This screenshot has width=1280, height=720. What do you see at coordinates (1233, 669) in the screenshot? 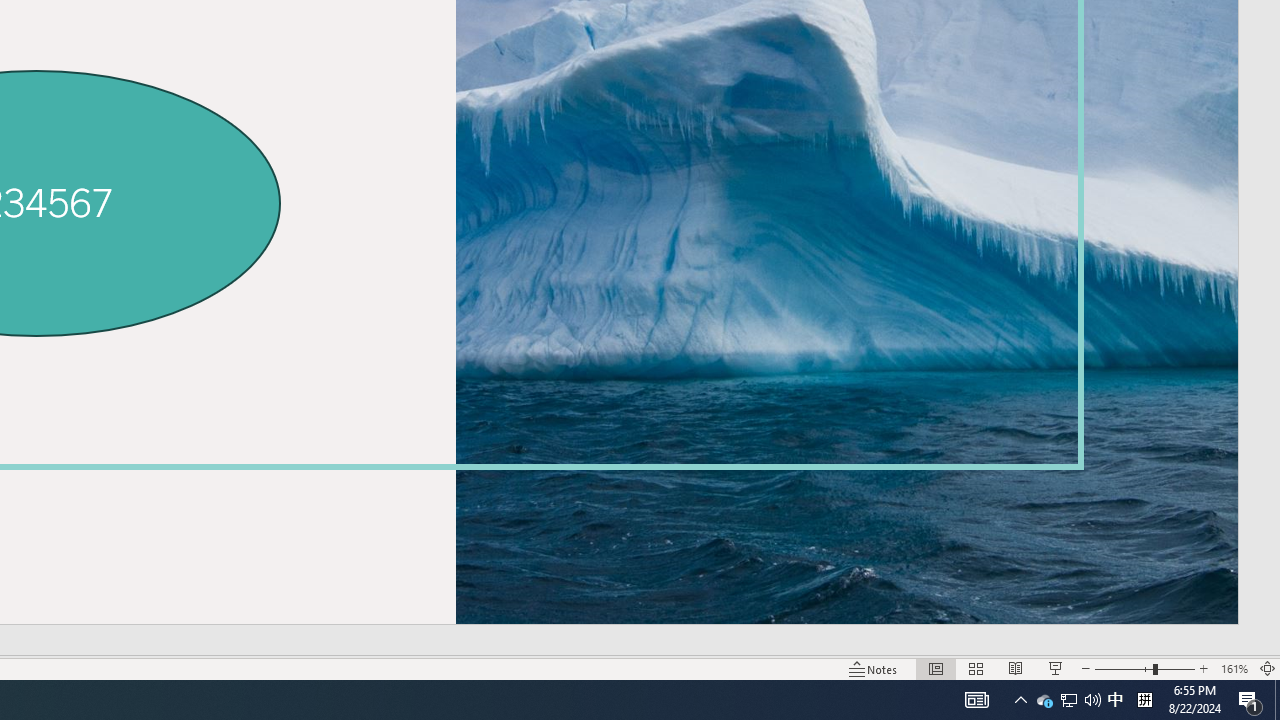
I see `'Zoom 161%'` at bounding box center [1233, 669].